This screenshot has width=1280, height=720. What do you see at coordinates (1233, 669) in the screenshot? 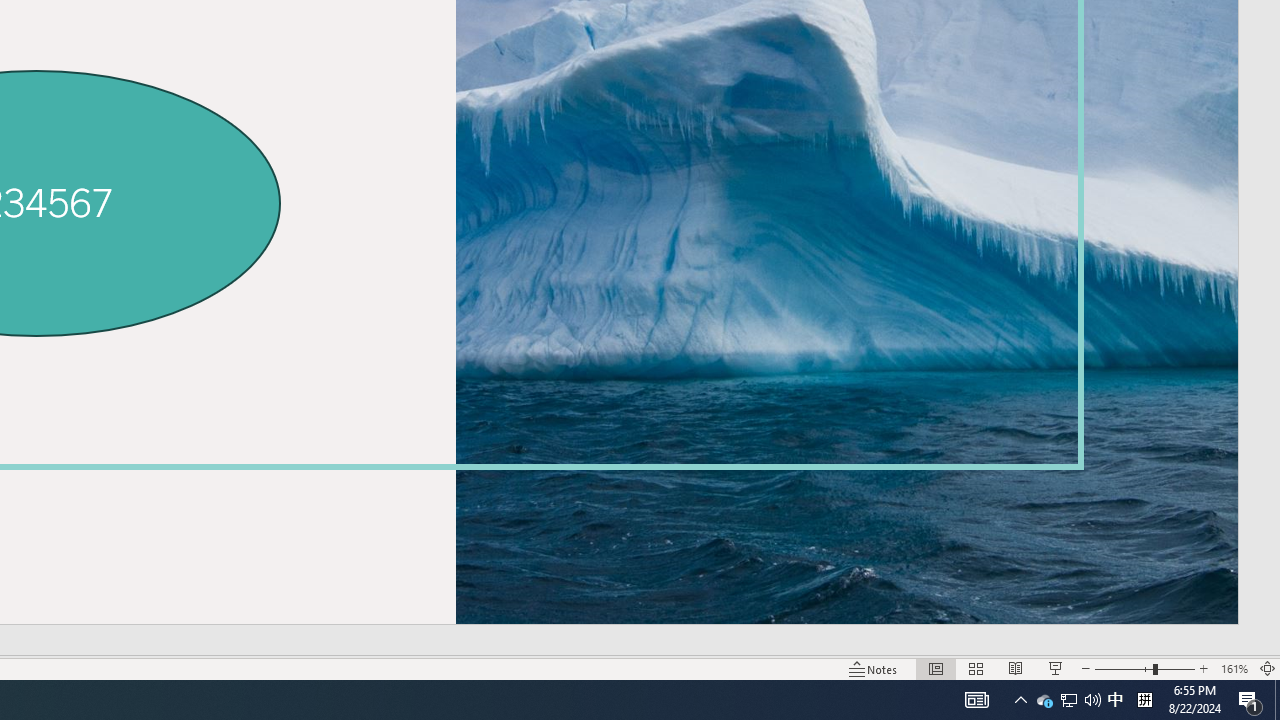
I see `'Zoom 161%'` at bounding box center [1233, 669].